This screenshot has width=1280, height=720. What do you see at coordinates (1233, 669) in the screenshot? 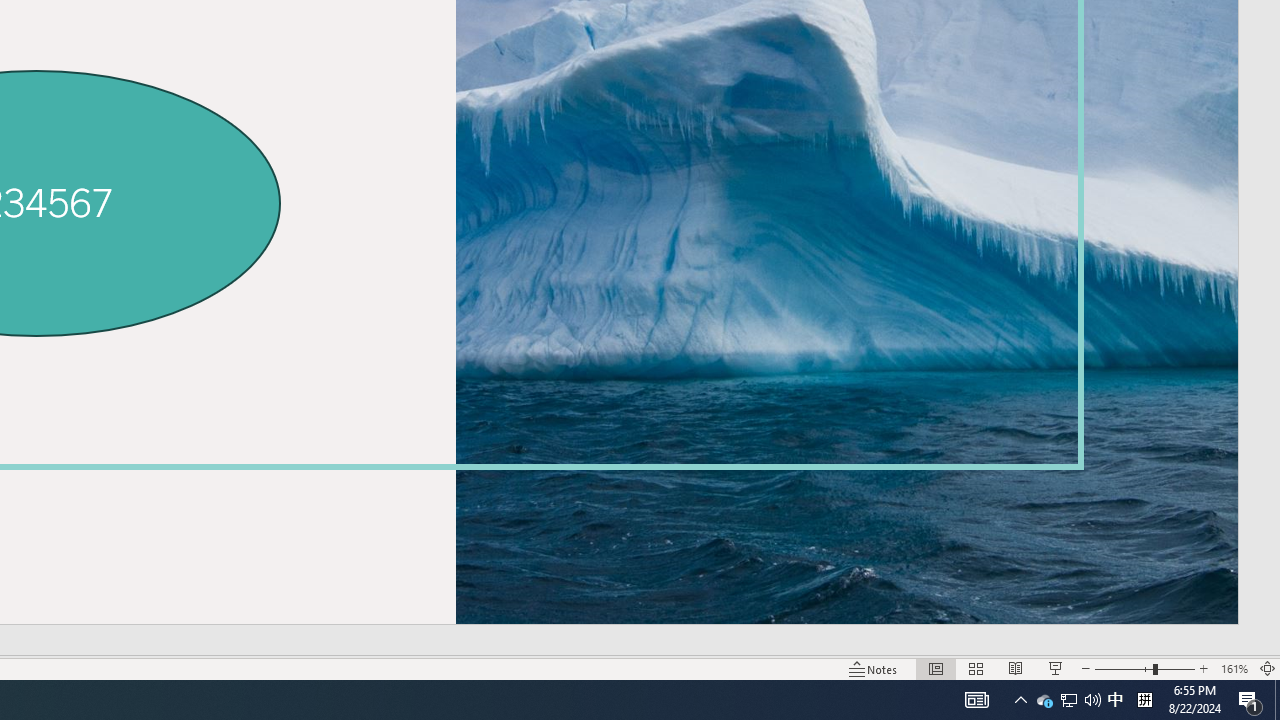
I see `'Zoom 161%'` at bounding box center [1233, 669].